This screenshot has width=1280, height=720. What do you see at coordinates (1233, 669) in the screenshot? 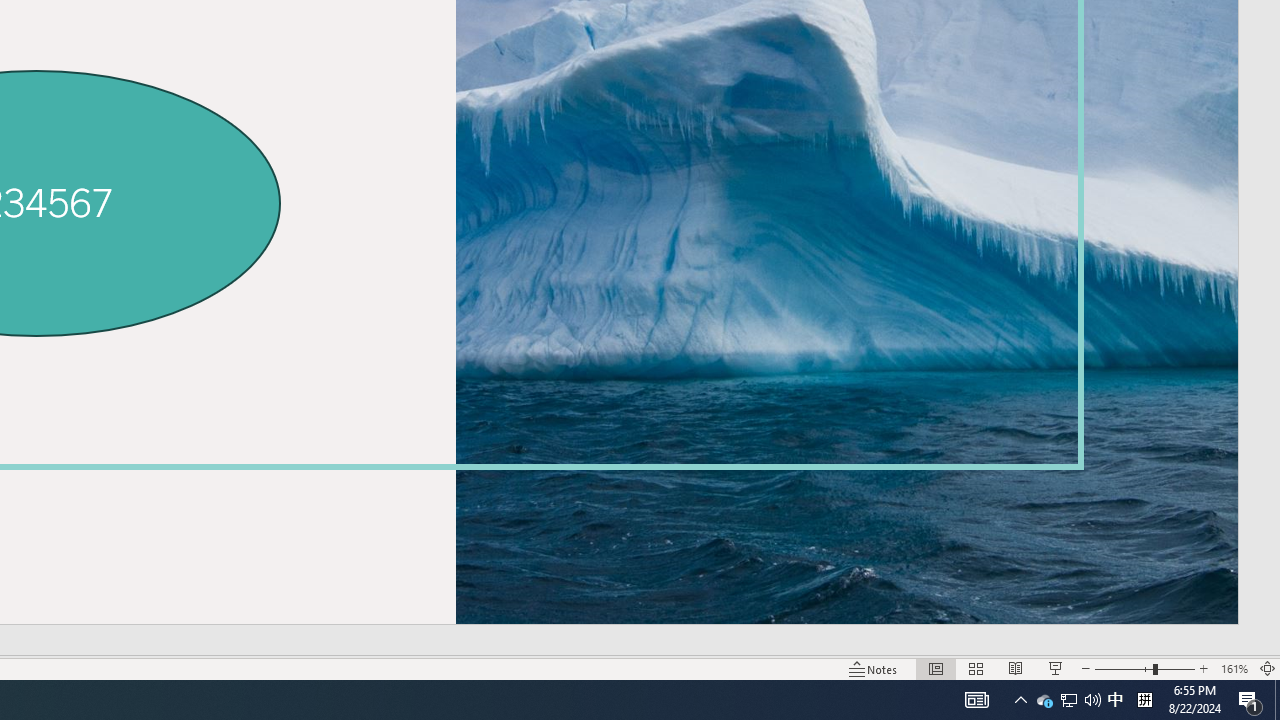
I see `'Zoom 161%'` at bounding box center [1233, 669].